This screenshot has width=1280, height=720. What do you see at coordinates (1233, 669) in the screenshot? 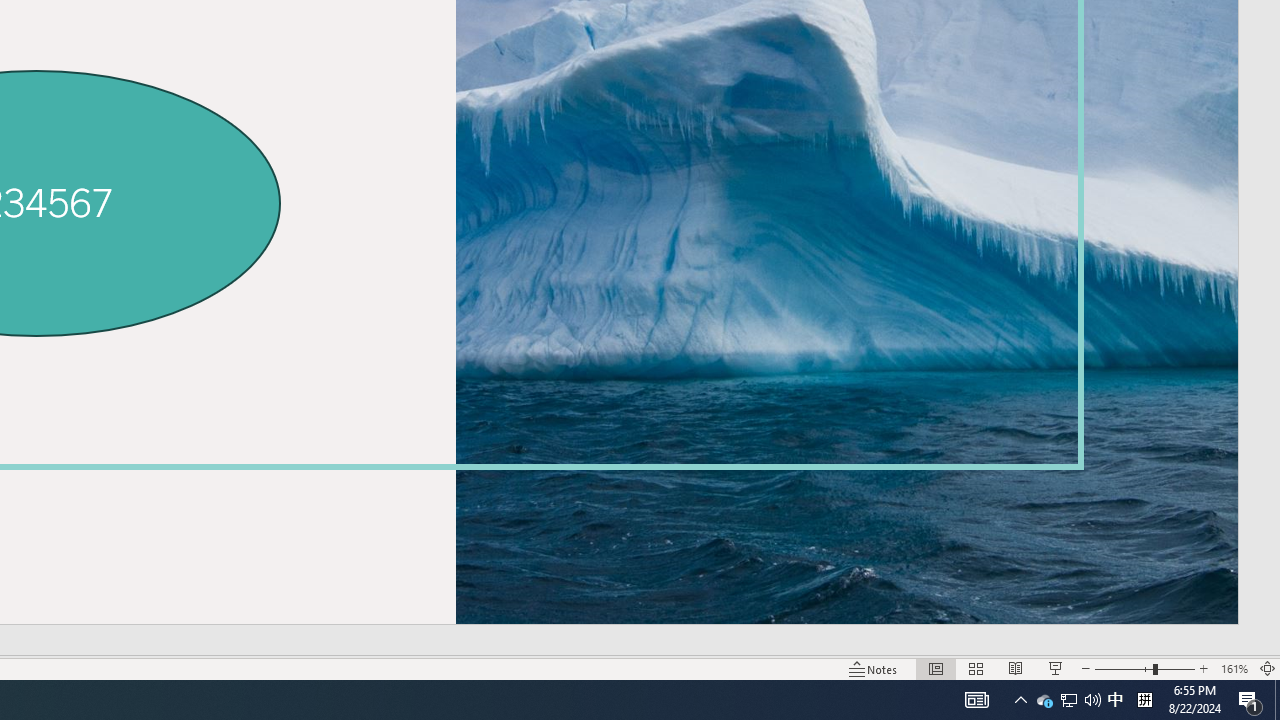
I see `'Zoom 161%'` at bounding box center [1233, 669].